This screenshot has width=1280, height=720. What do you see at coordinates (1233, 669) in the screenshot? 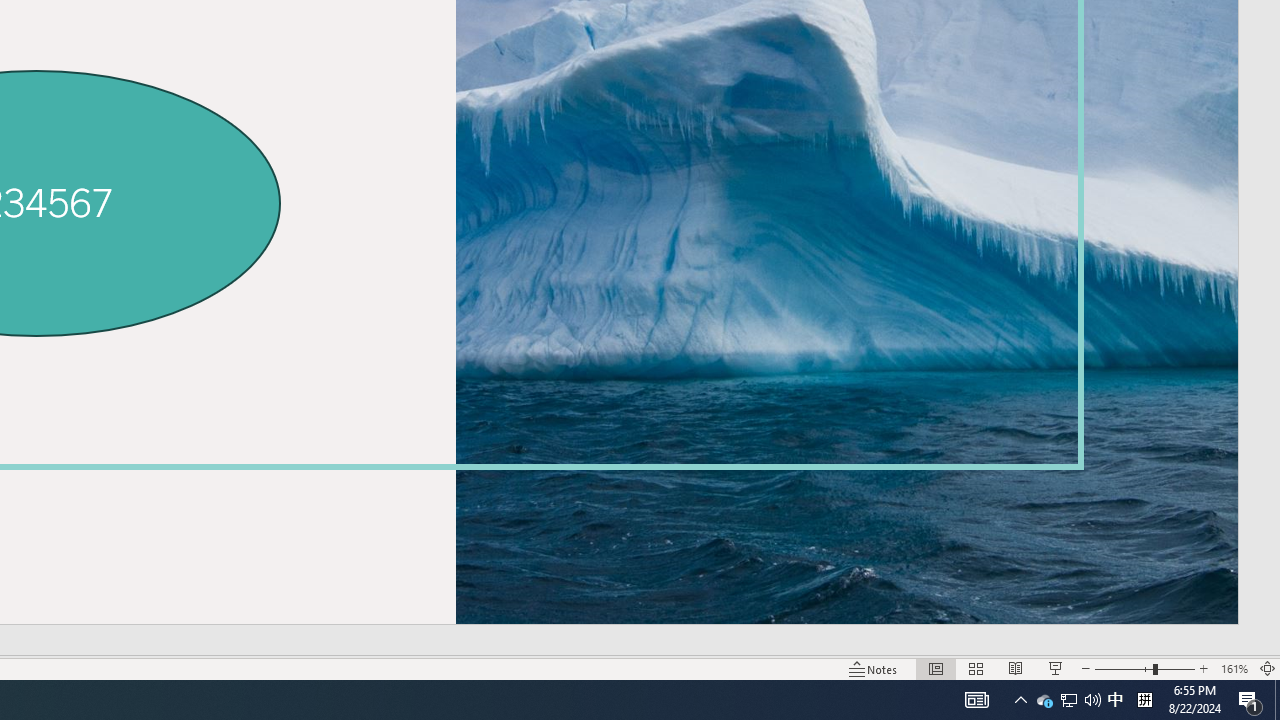
I see `'Zoom 161%'` at bounding box center [1233, 669].